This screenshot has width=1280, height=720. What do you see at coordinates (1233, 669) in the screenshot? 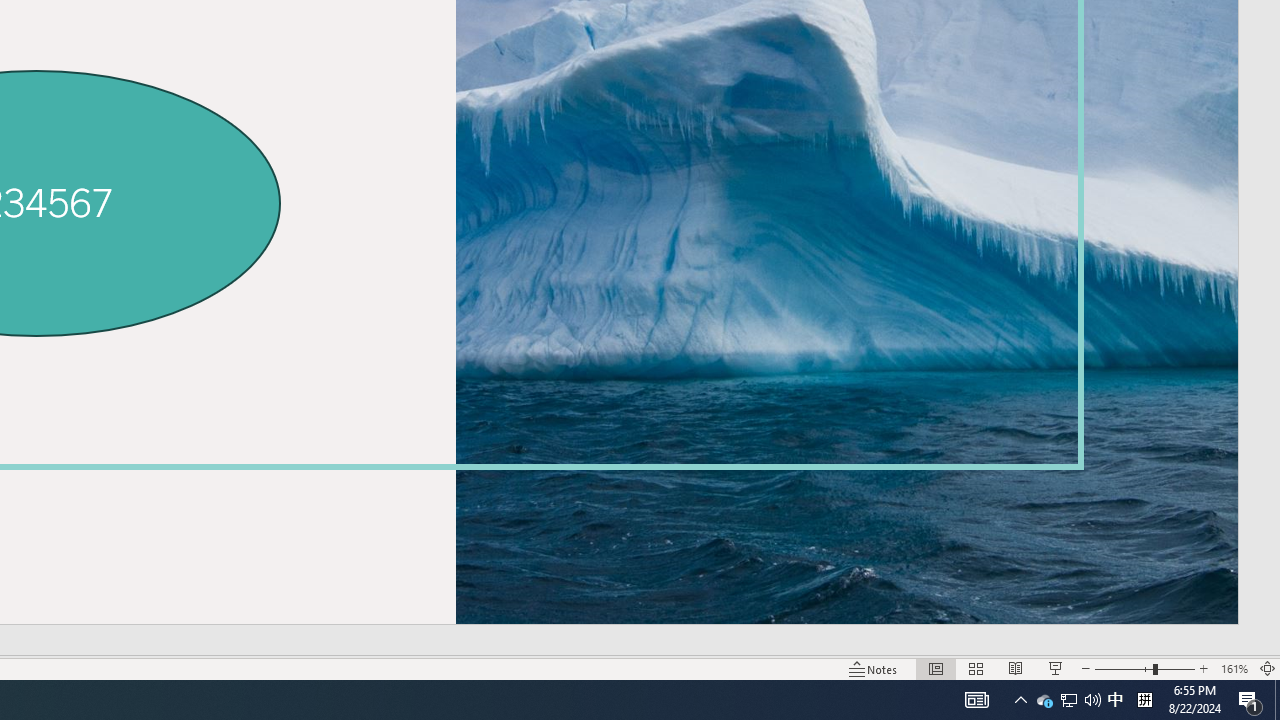
I see `'Zoom 161%'` at bounding box center [1233, 669].